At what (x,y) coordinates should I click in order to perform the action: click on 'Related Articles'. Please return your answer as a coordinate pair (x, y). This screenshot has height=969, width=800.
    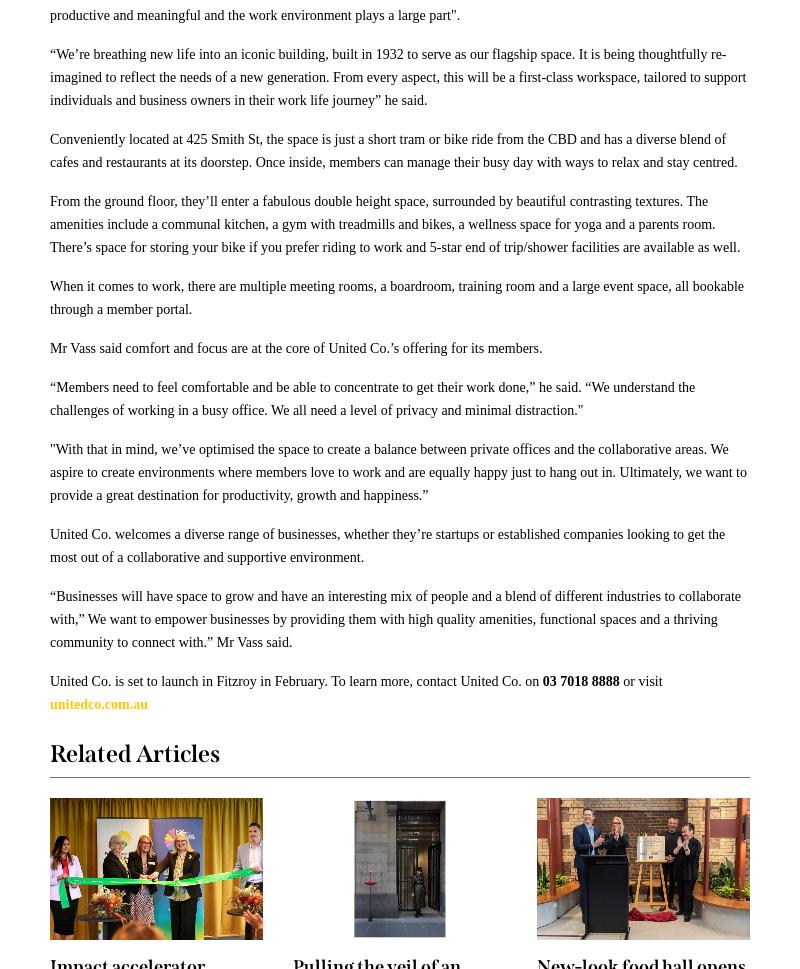
    Looking at the image, I should click on (135, 752).